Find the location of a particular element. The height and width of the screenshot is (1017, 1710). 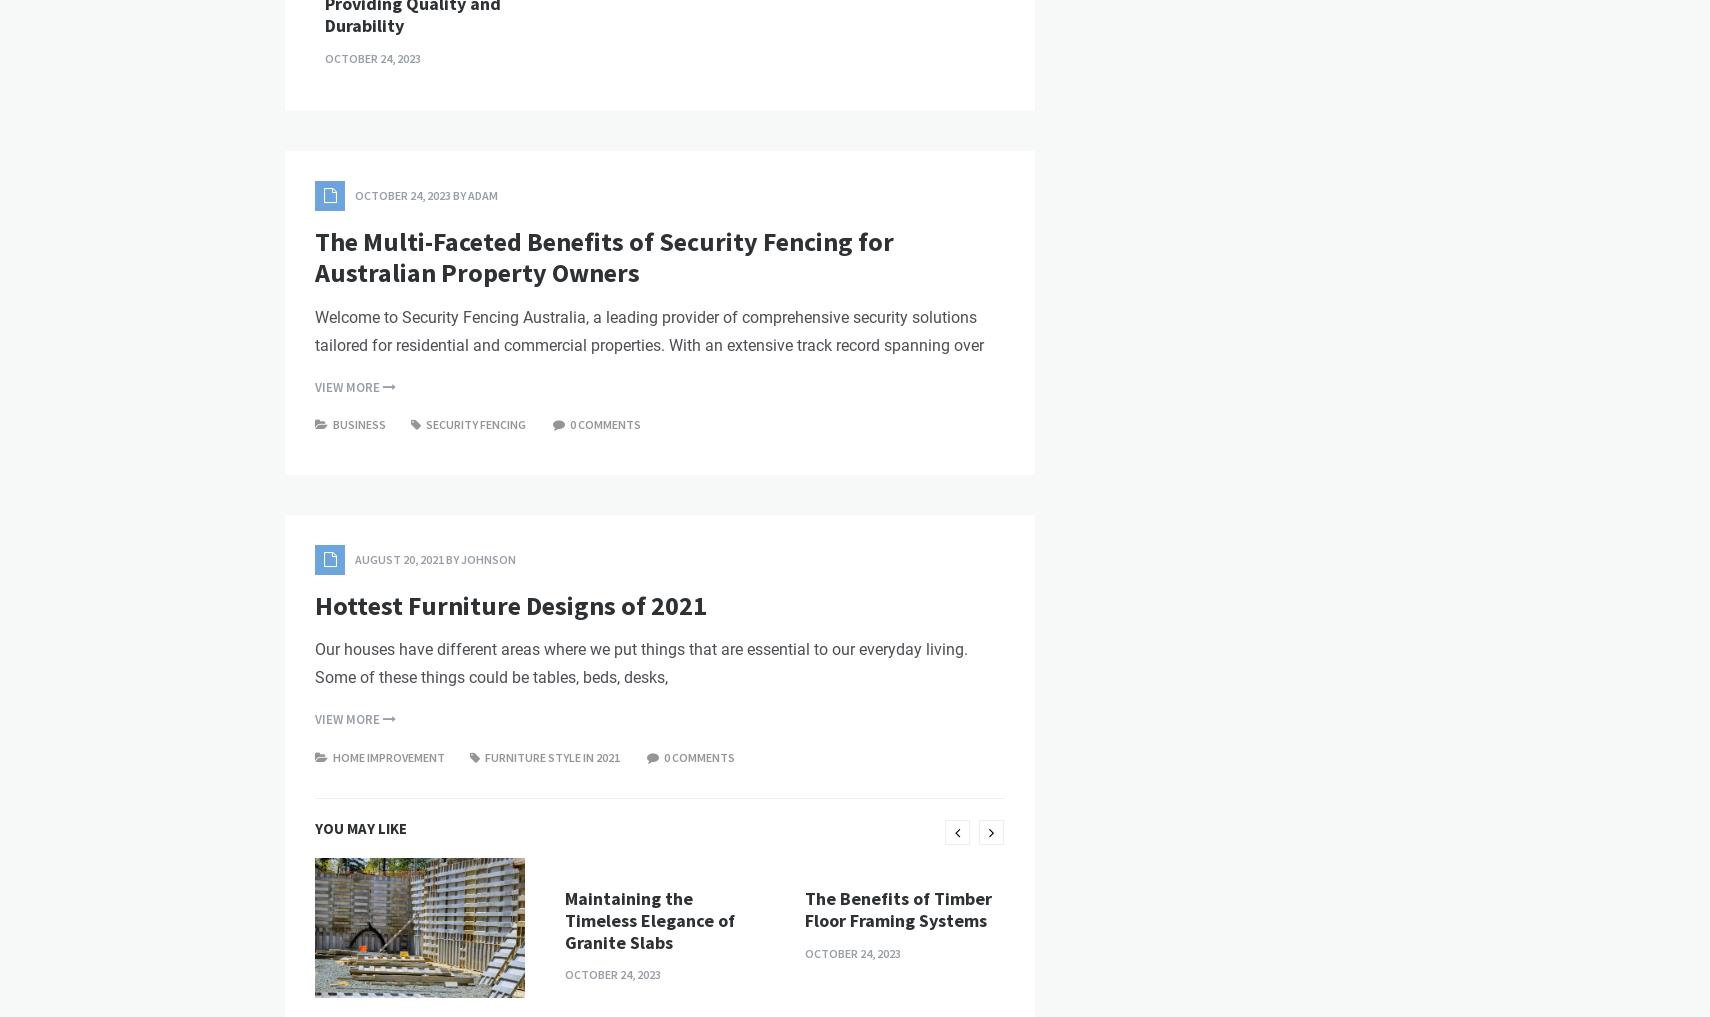

'View More' is located at coordinates (348, 726).